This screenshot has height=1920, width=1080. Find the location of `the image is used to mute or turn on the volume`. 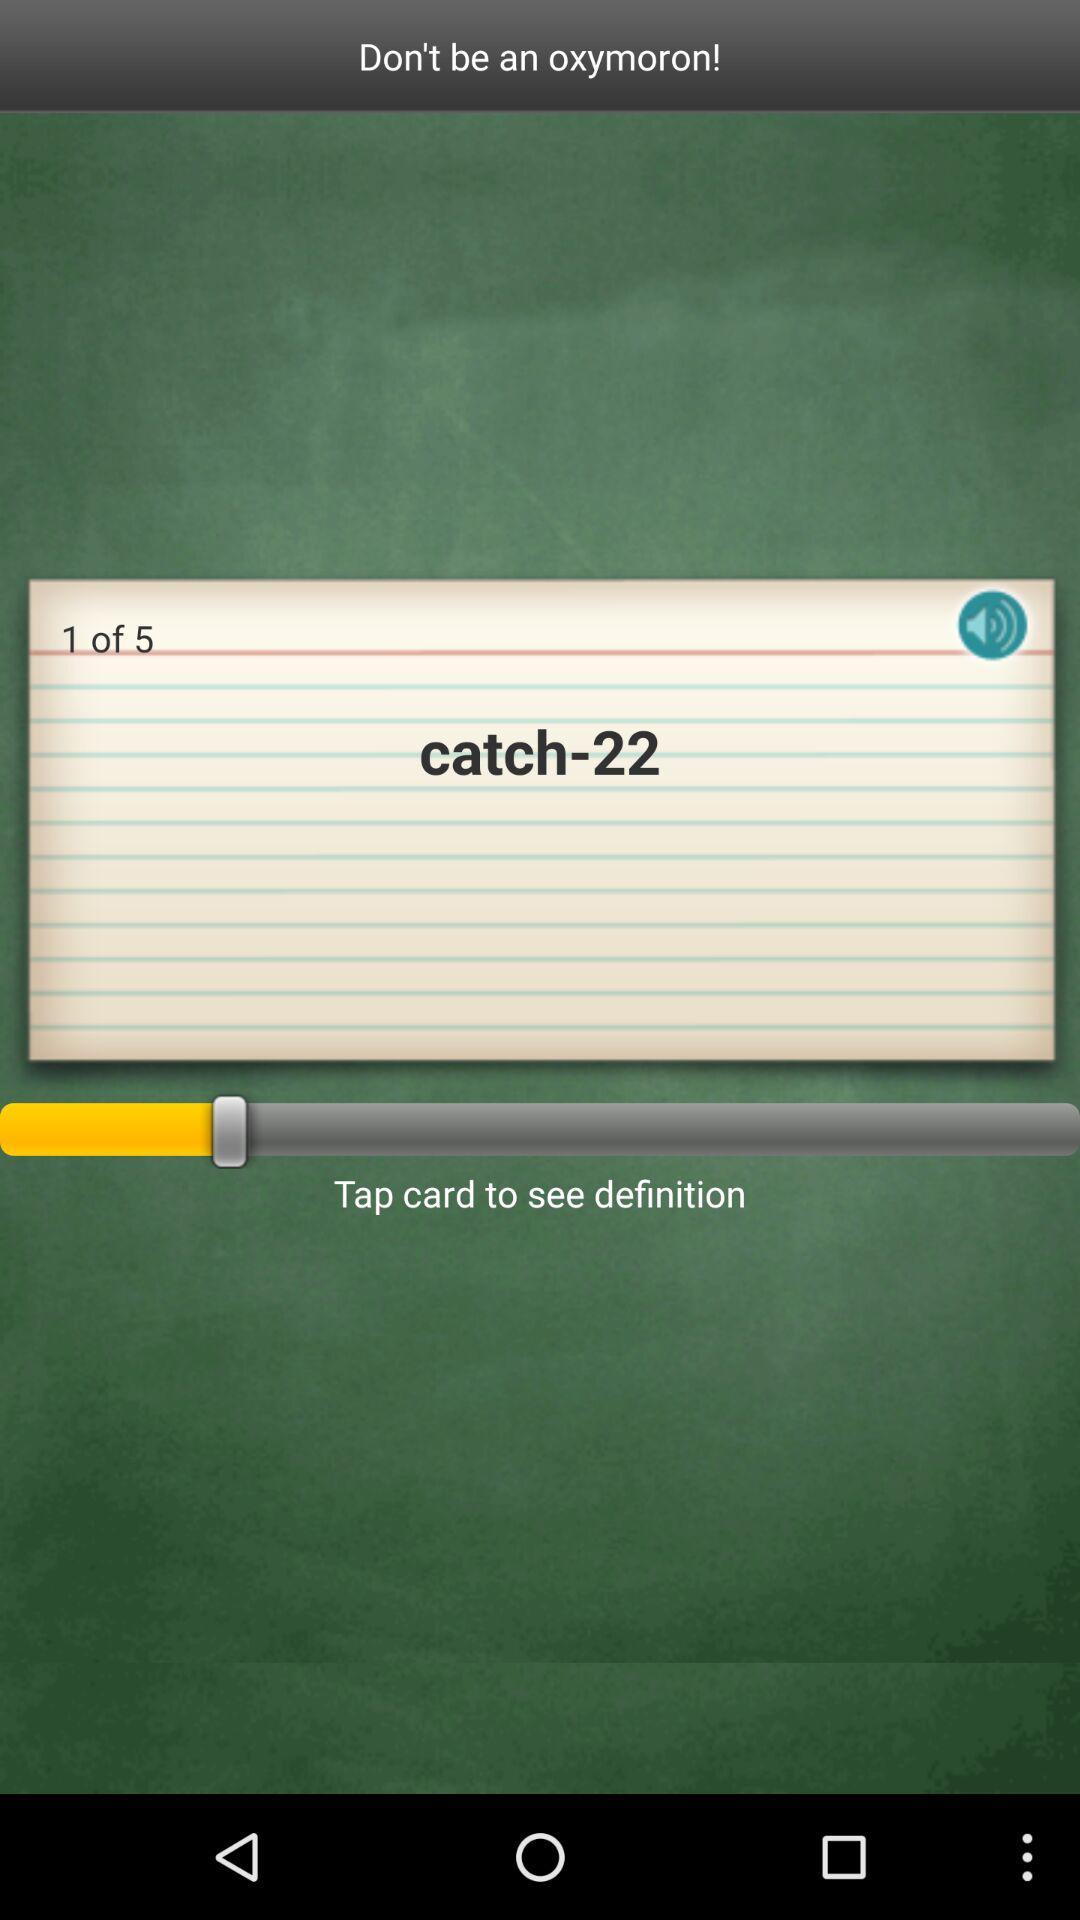

the image is used to mute or turn on the volume is located at coordinates (992, 642).